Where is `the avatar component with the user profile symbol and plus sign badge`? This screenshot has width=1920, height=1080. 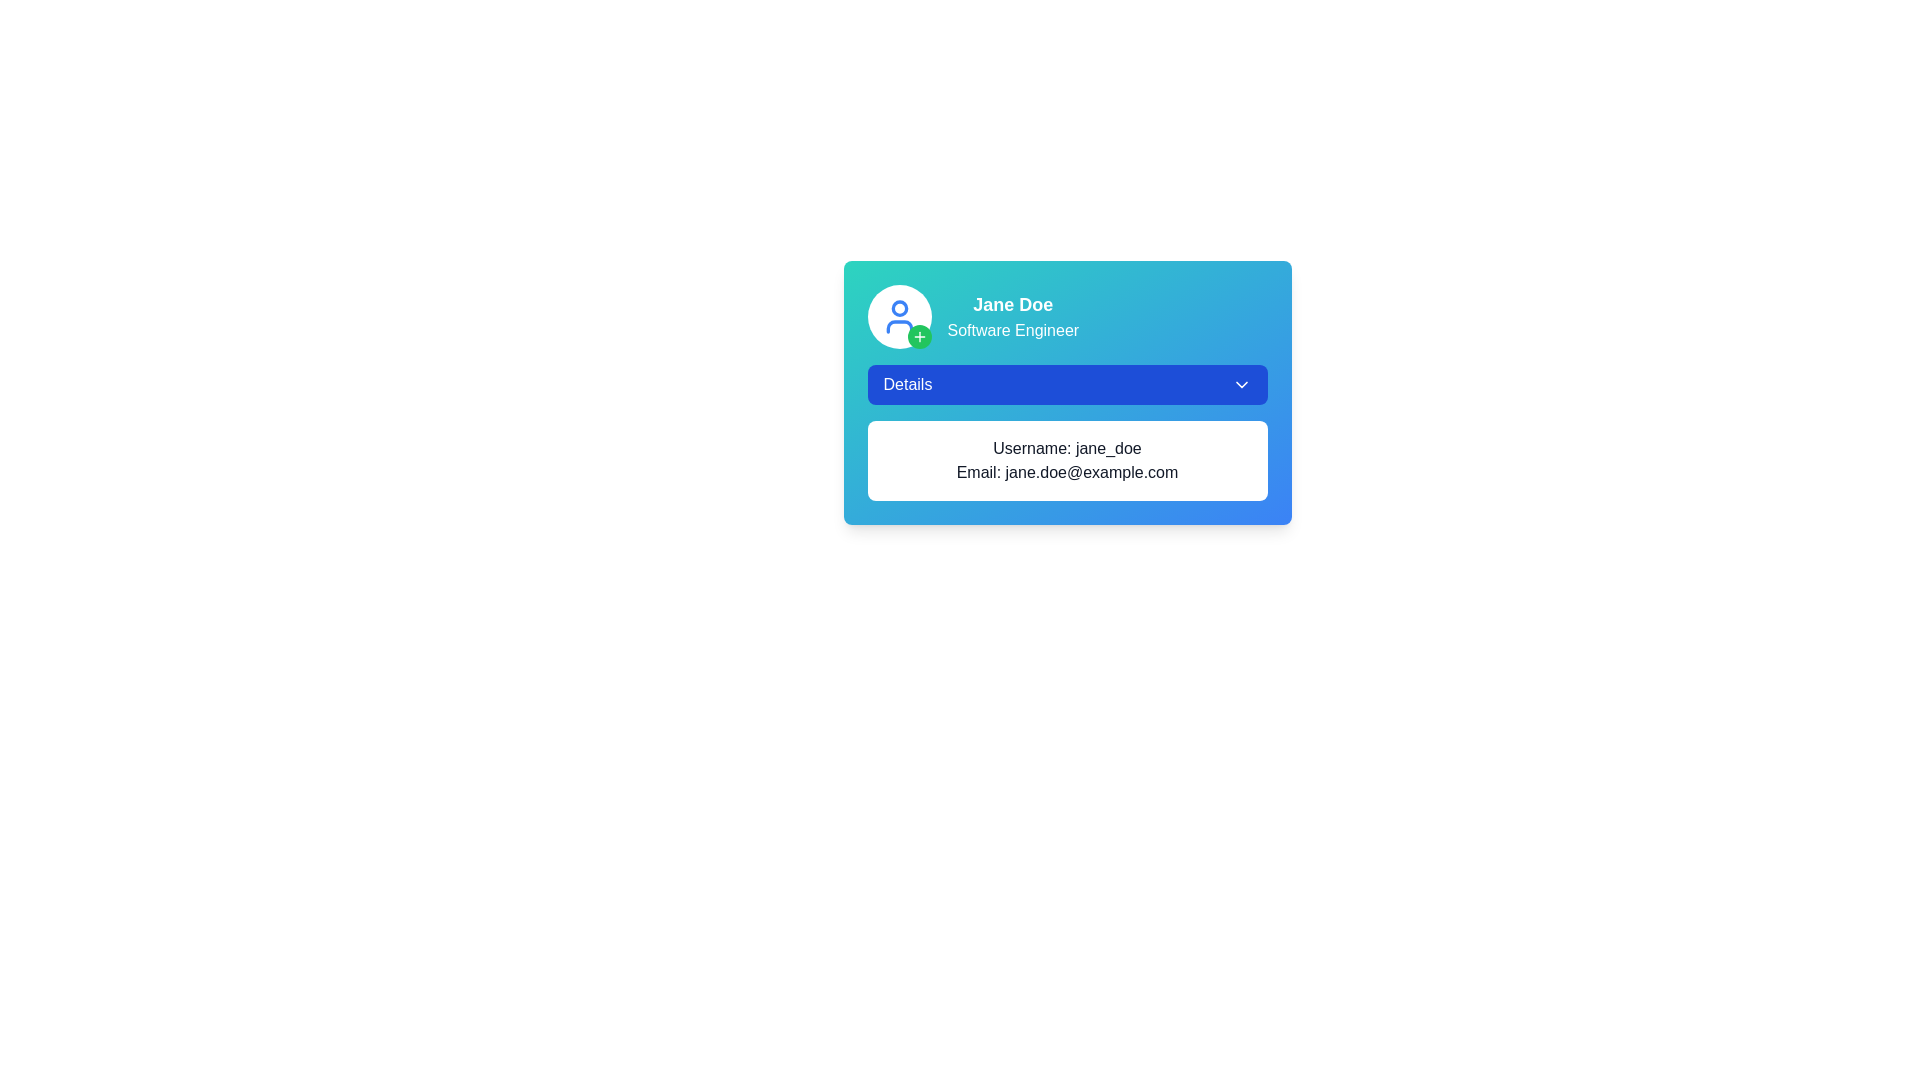
the avatar component with the user profile symbol and plus sign badge is located at coordinates (898, 315).